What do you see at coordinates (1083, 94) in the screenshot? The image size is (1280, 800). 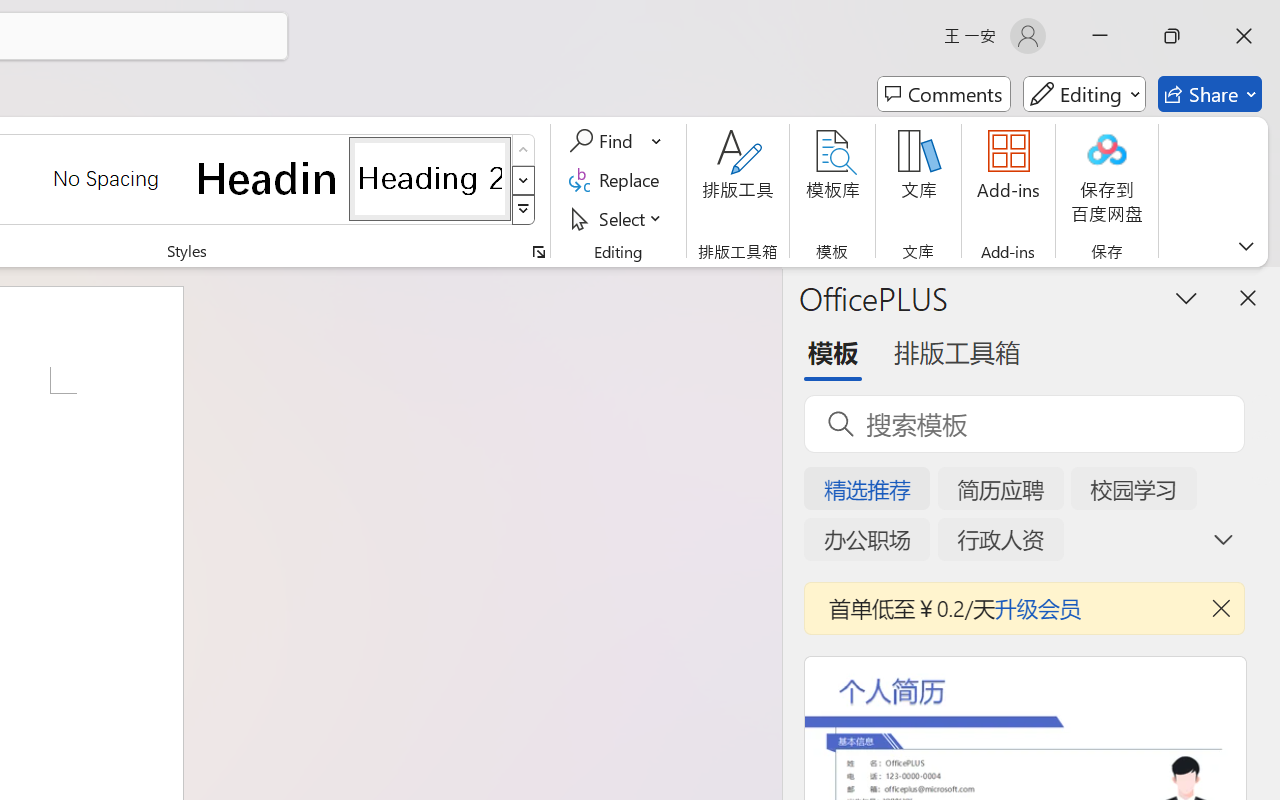 I see `'Mode'` at bounding box center [1083, 94].